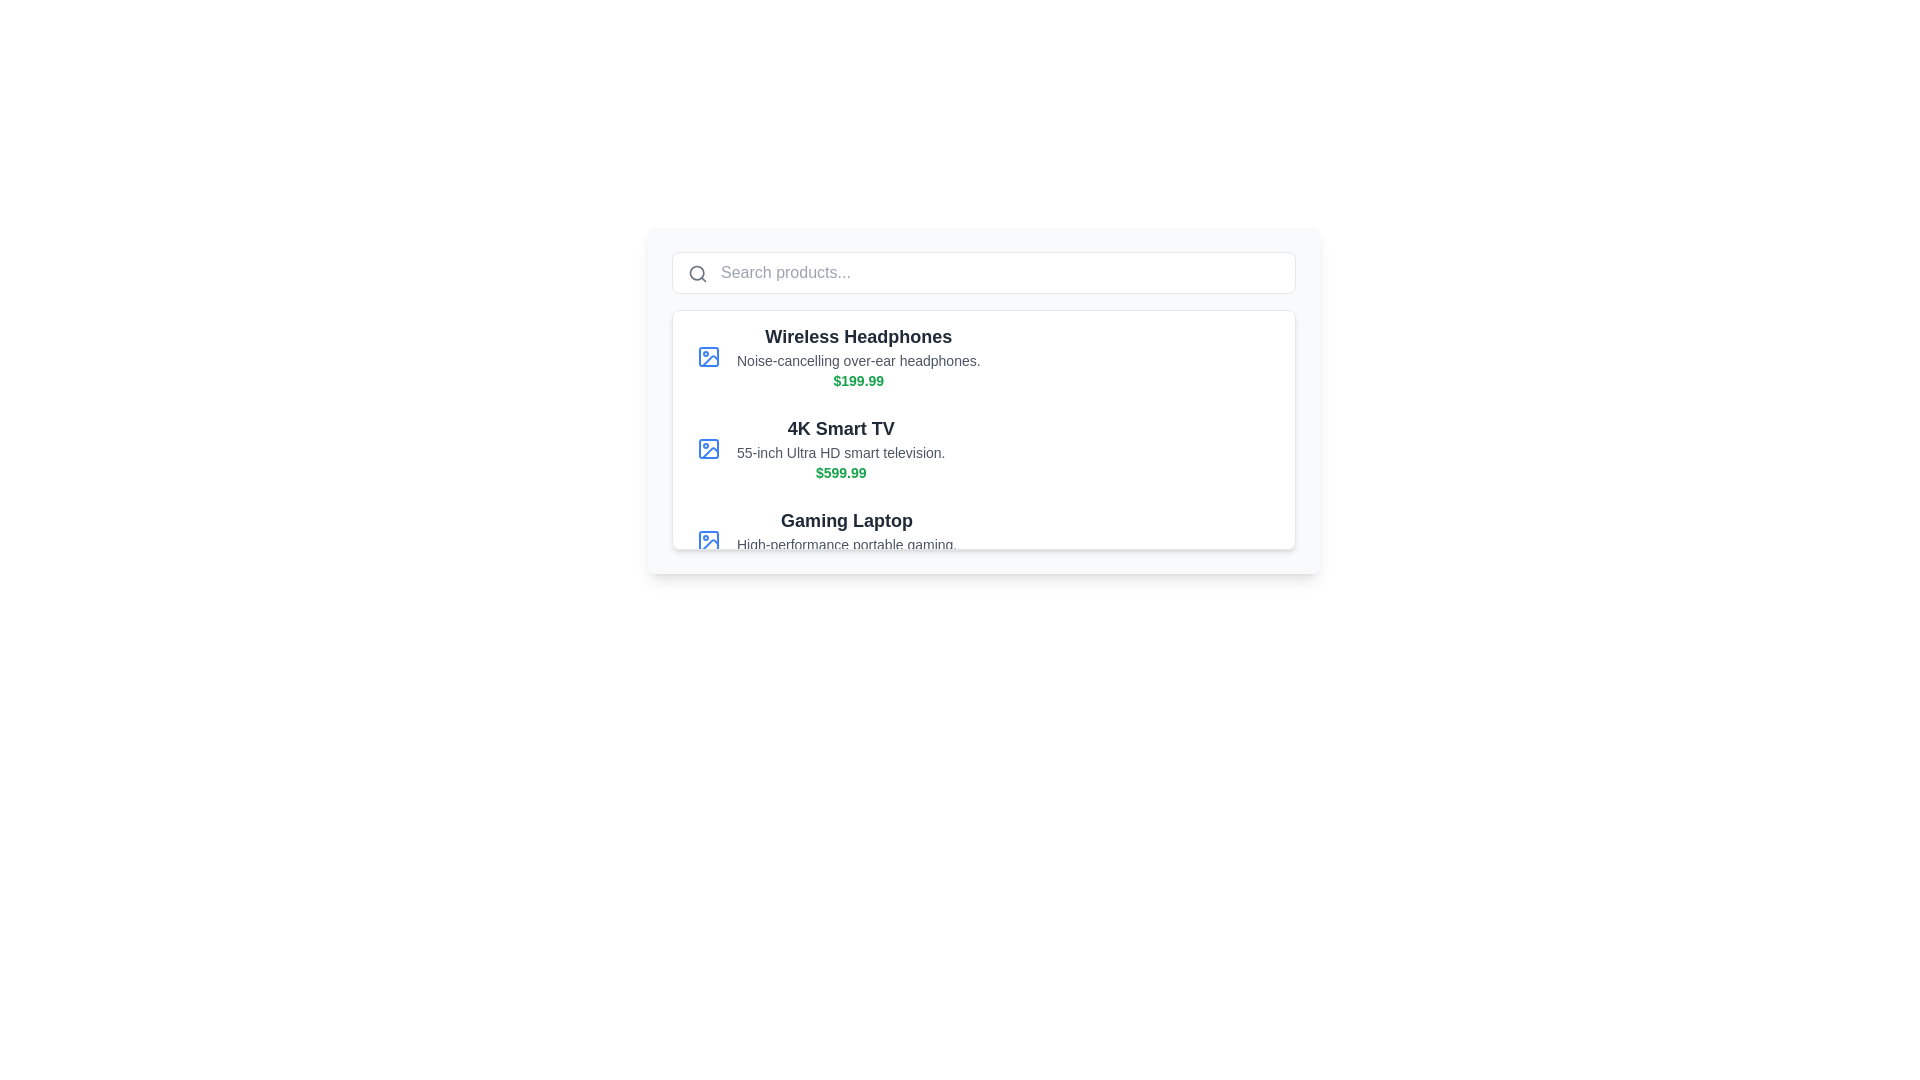 The width and height of the screenshot is (1920, 1080). I want to click on text of the 'Gaming Laptop' title label located in the third product card, centered beneath the product image and above the description and price labels, so click(847, 519).